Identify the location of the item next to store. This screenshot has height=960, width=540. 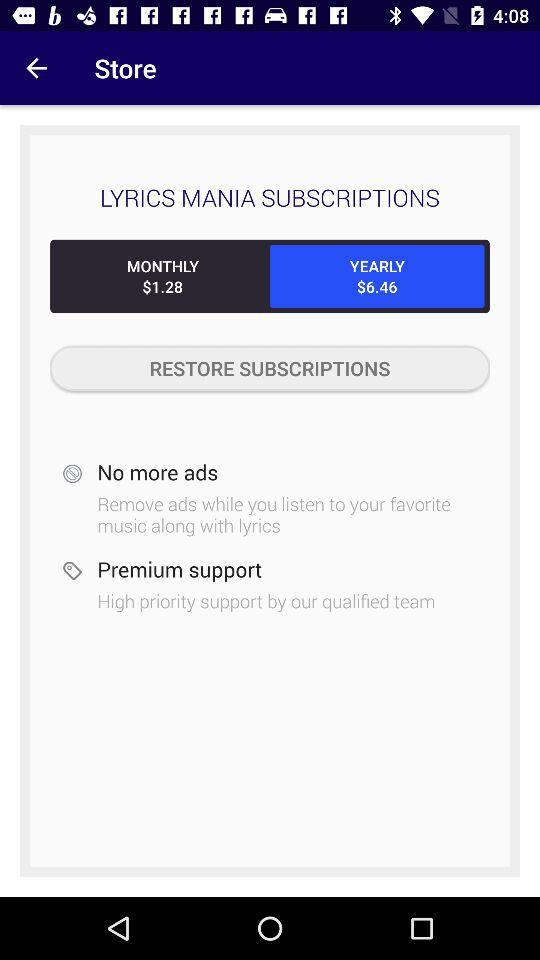
(36, 68).